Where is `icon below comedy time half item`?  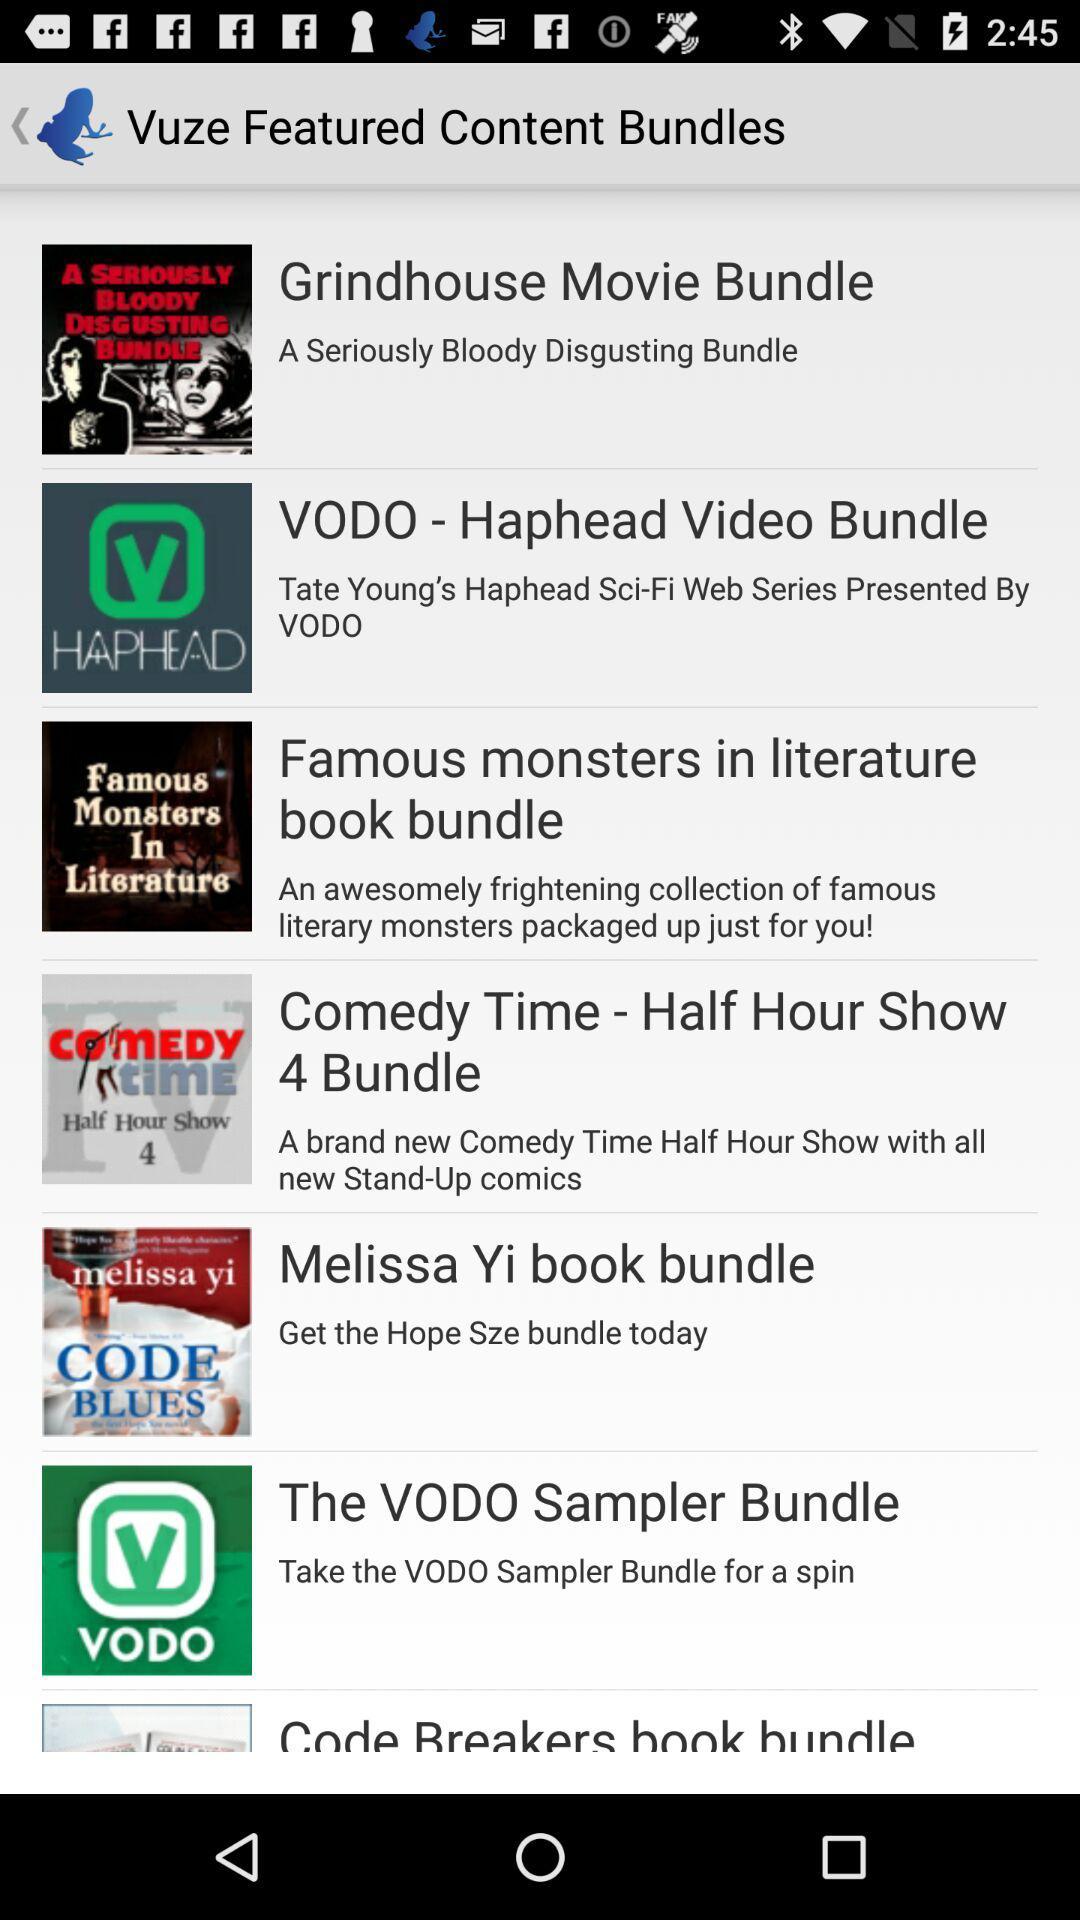 icon below comedy time half item is located at coordinates (658, 1152).